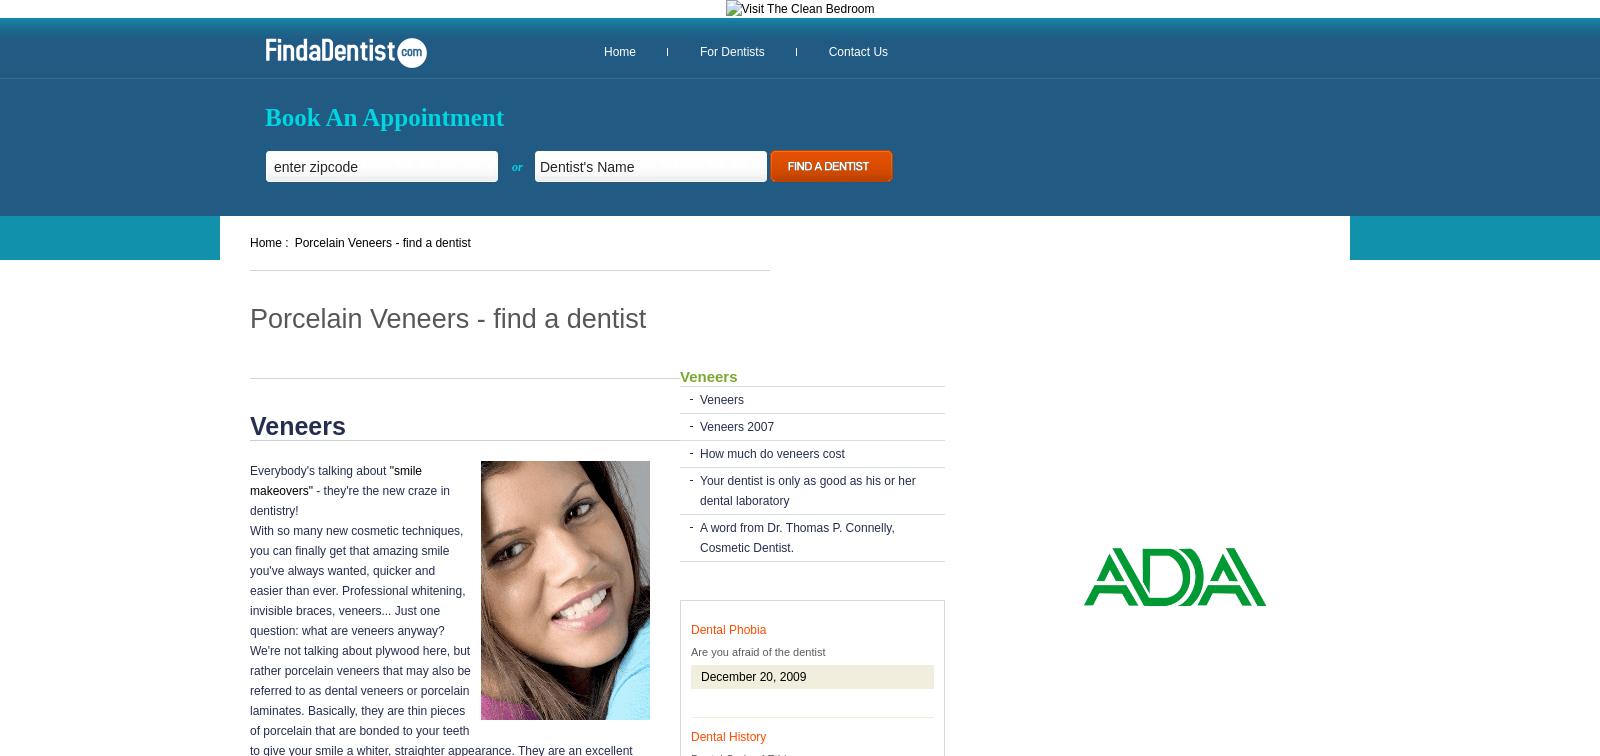 The width and height of the screenshot is (1600, 756). I want to click on 'For Dentists', so click(732, 52).